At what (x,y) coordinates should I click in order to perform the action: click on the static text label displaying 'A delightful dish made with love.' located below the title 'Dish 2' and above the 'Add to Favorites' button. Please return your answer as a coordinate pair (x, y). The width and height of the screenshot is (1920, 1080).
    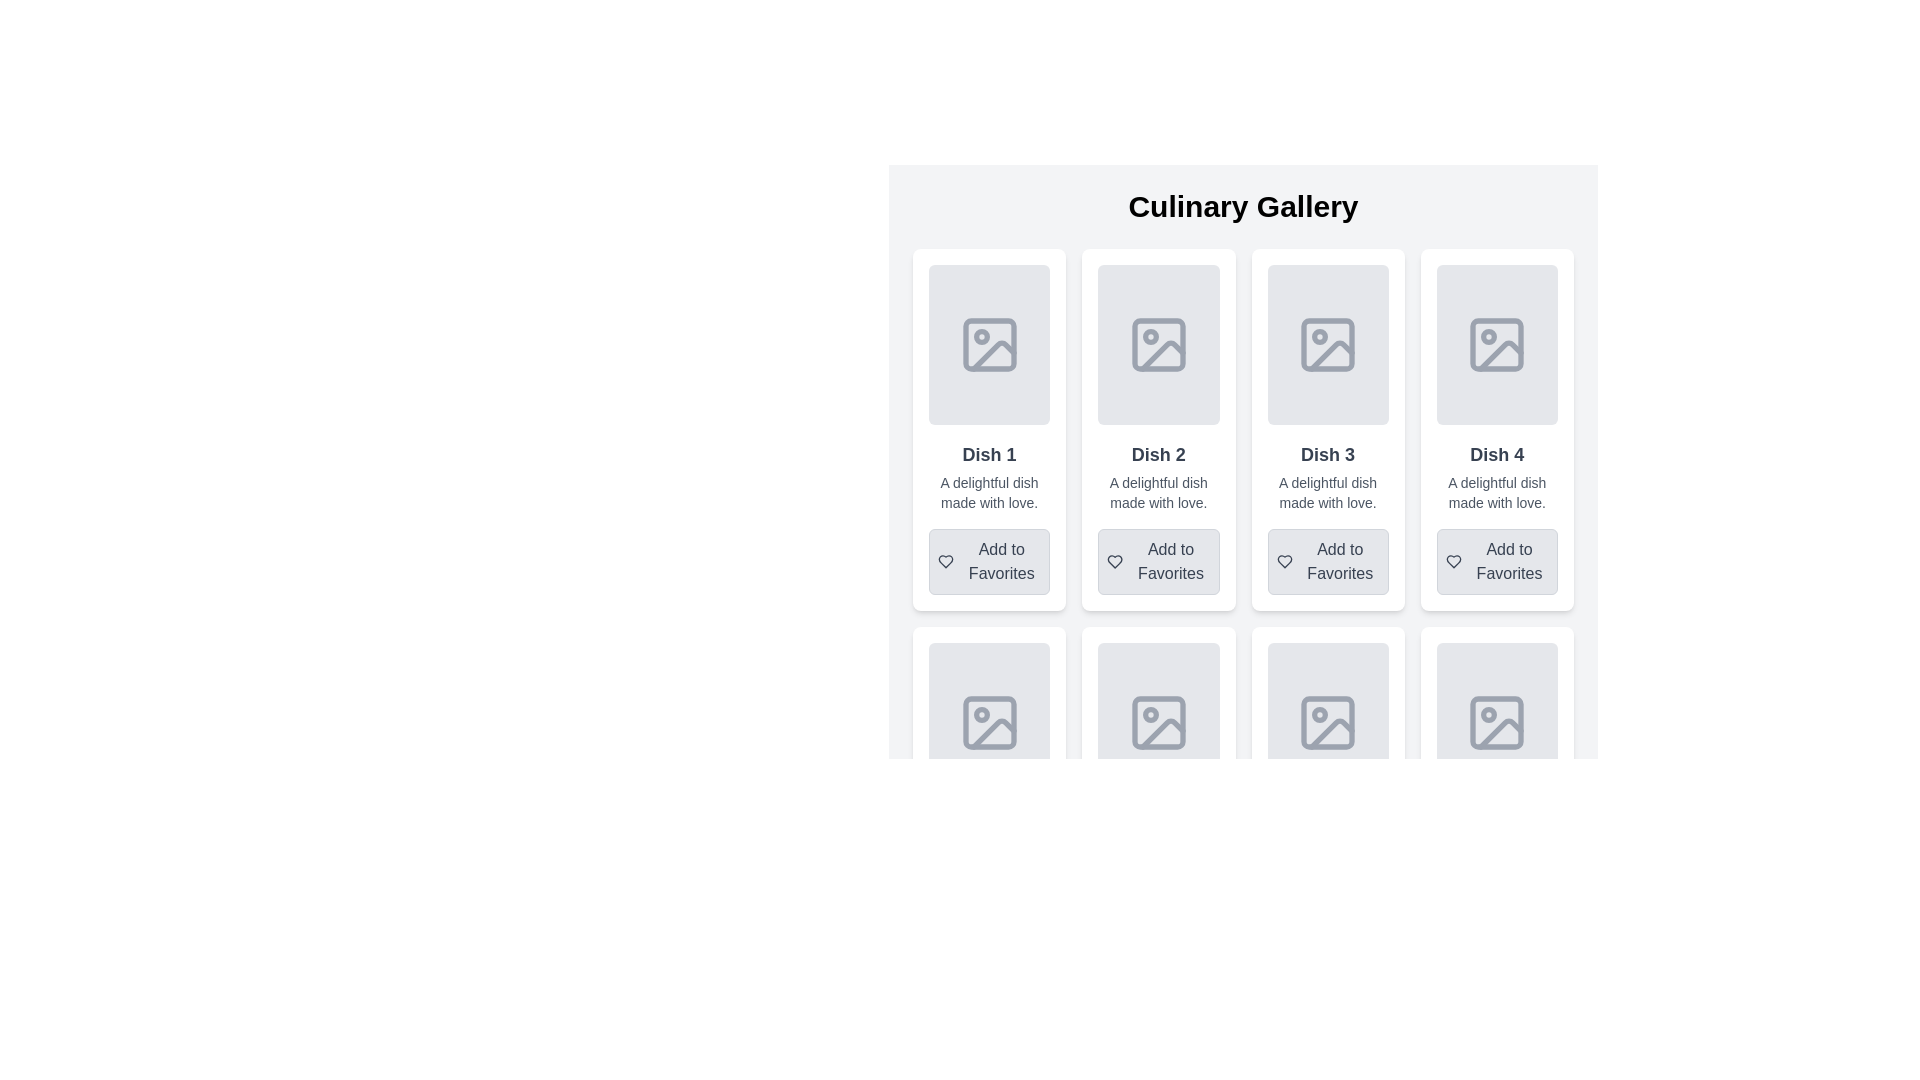
    Looking at the image, I should click on (1158, 493).